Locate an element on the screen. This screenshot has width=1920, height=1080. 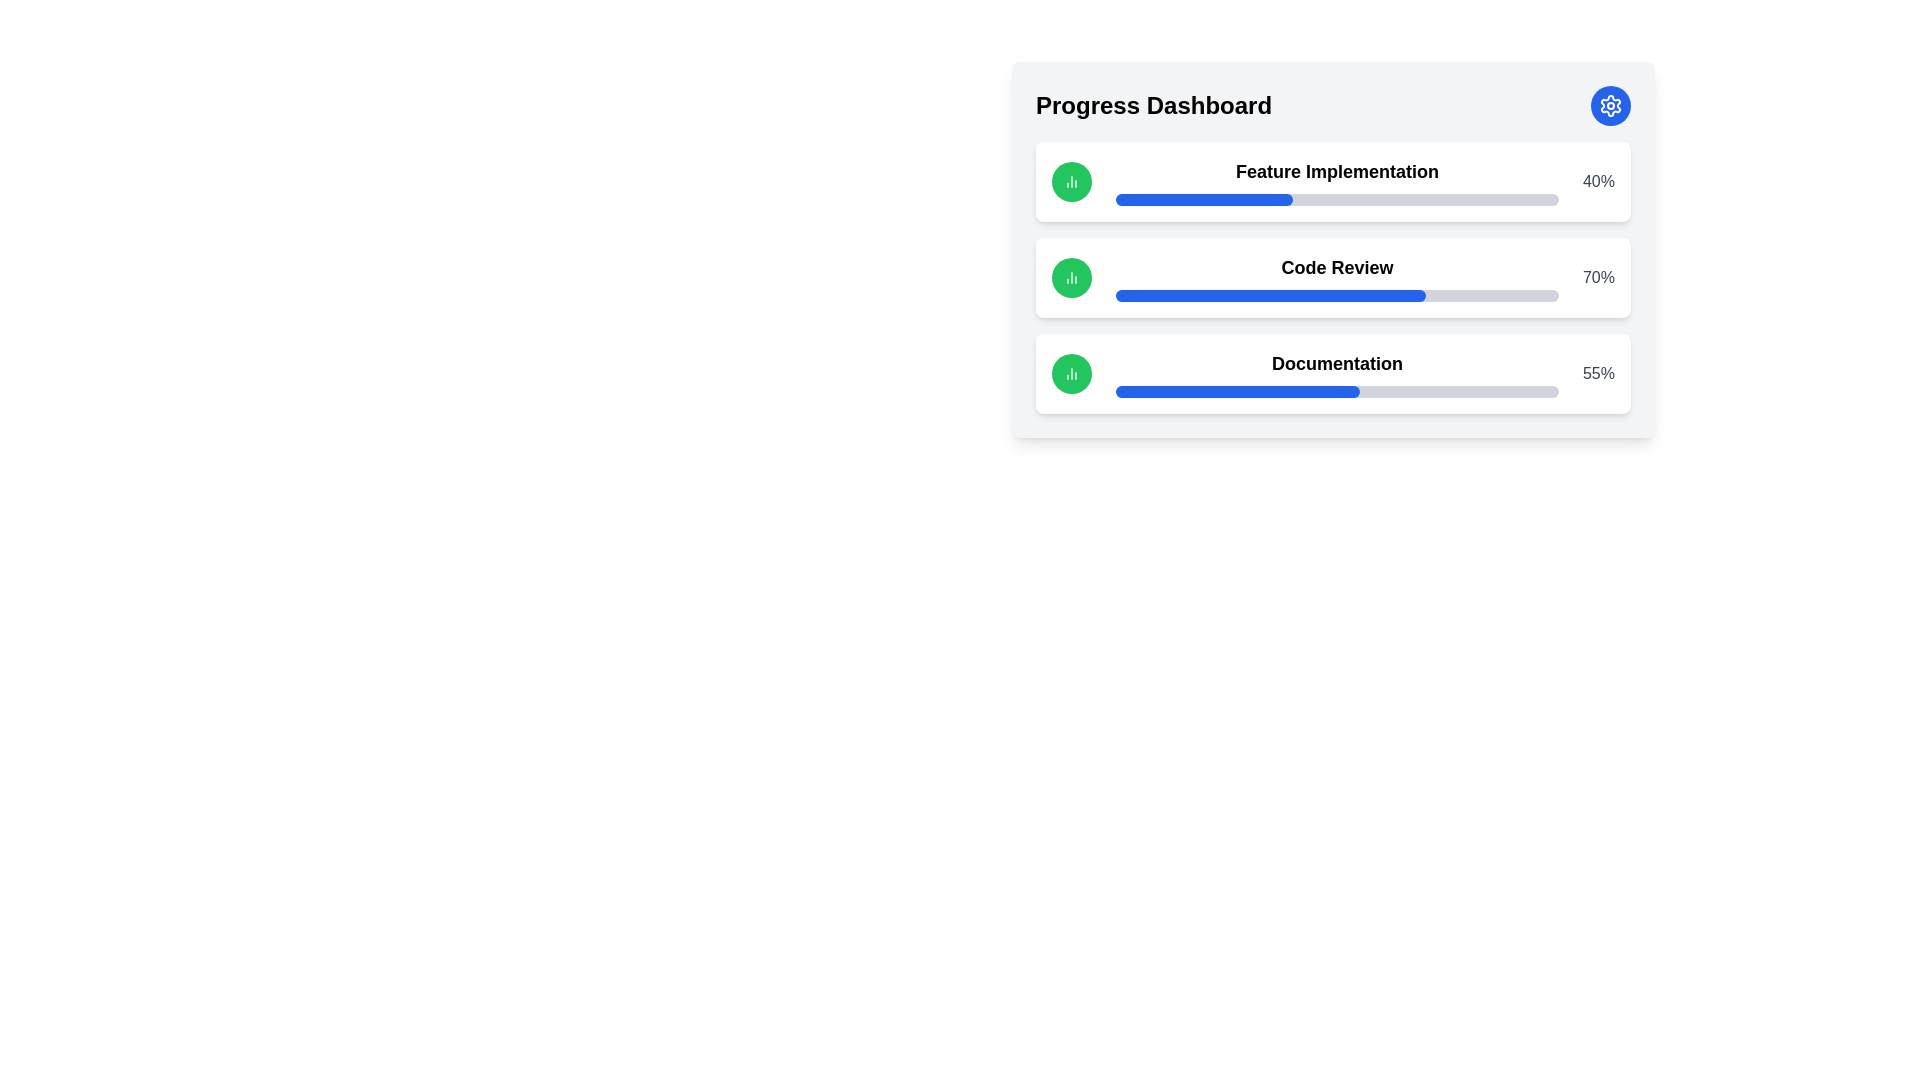
the text label displaying 'Feature Implementation' is located at coordinates (1337, 181).